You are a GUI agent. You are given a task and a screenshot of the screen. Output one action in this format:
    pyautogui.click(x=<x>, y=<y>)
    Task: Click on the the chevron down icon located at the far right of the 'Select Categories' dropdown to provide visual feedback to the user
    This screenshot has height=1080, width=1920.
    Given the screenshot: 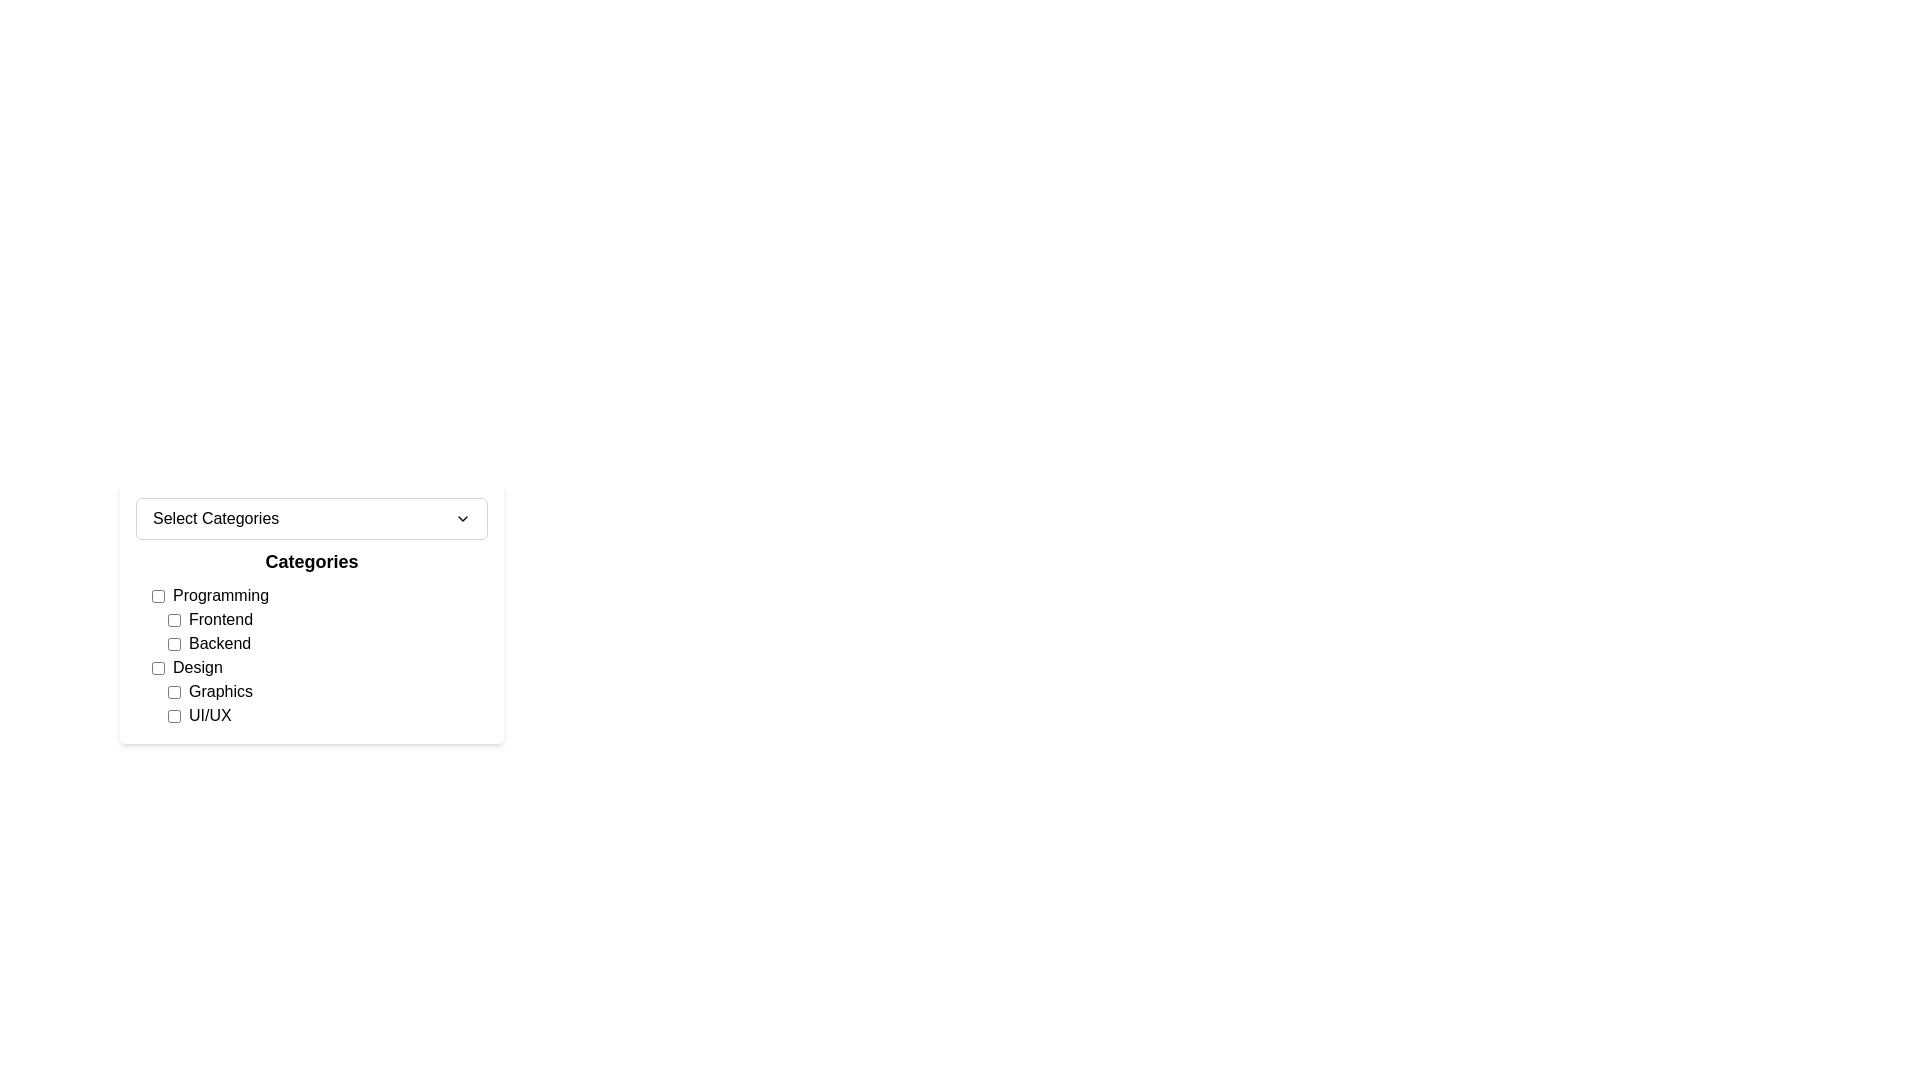 What is the action you would take?
    pyautogui.click(x=461, y=518)
    